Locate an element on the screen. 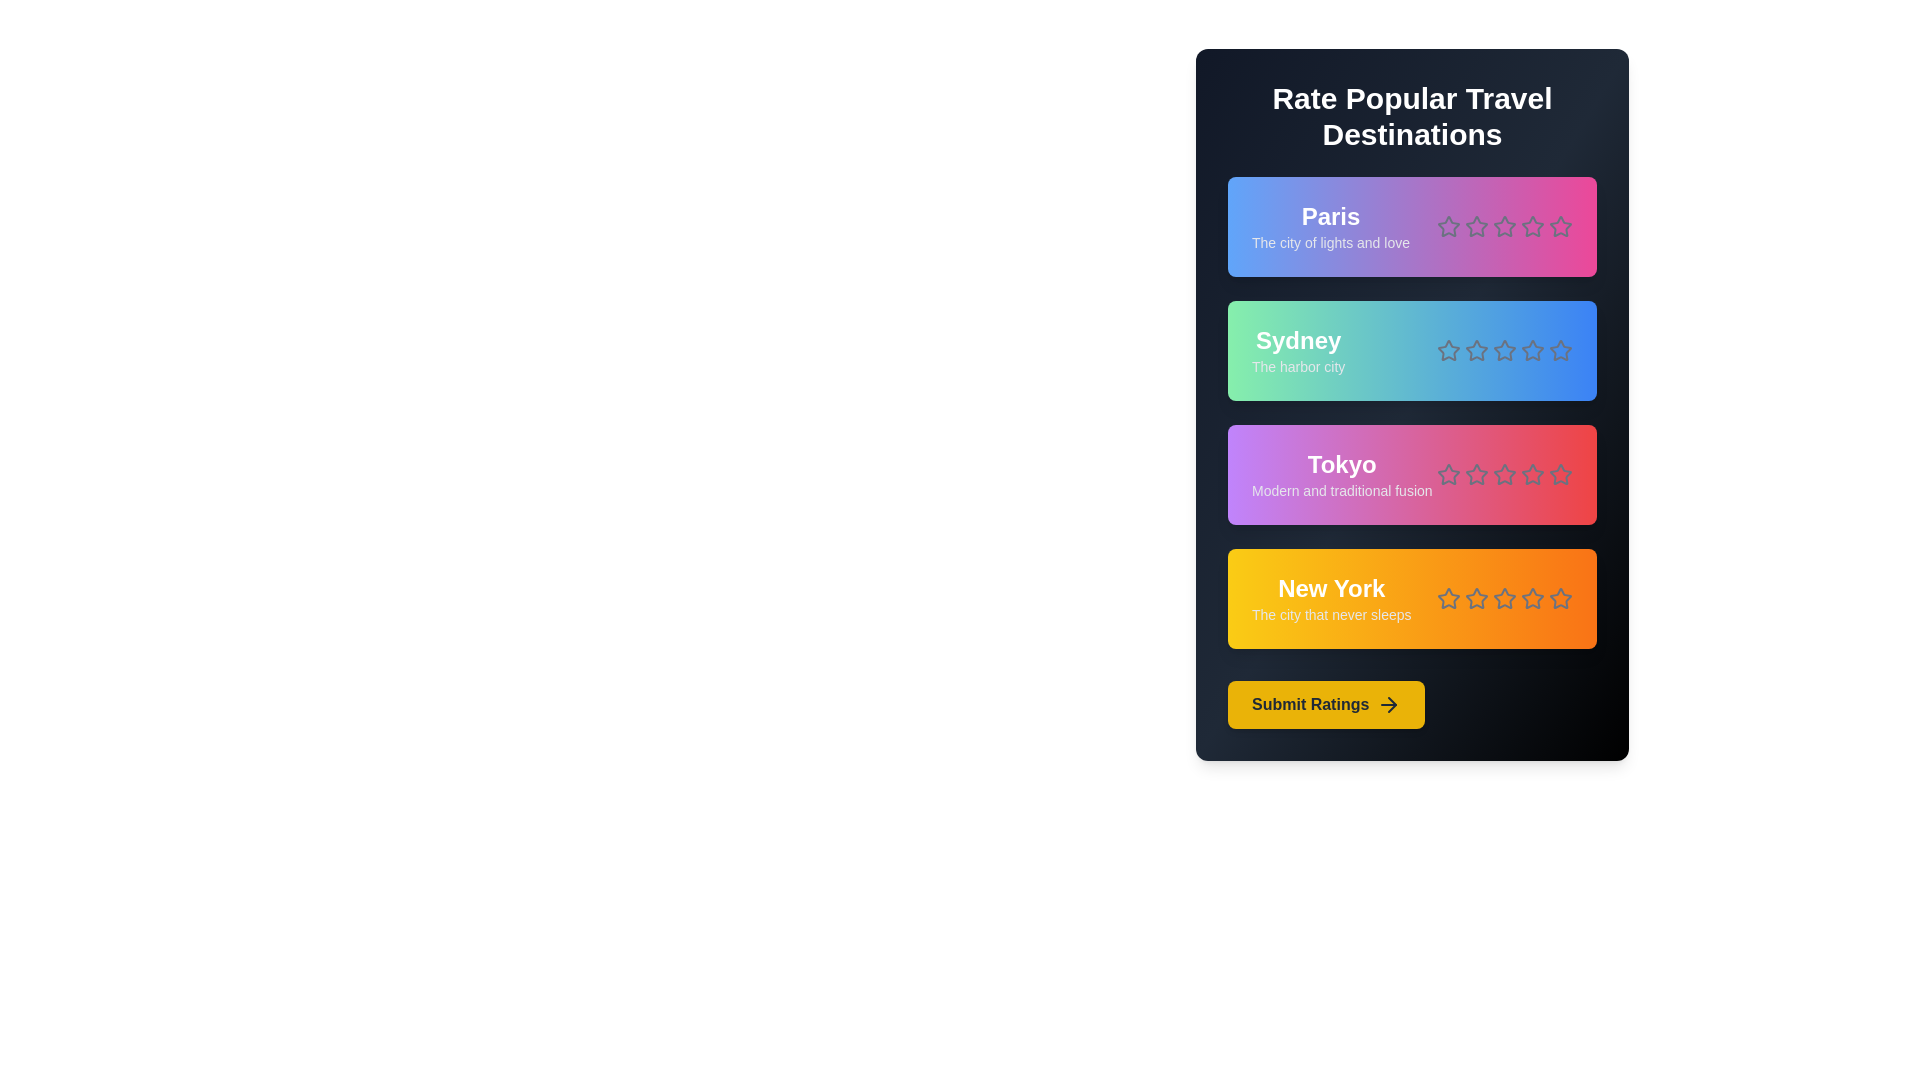  the star corresponding to 3 stars to preview the rating is located at coordinates (1505, 226).